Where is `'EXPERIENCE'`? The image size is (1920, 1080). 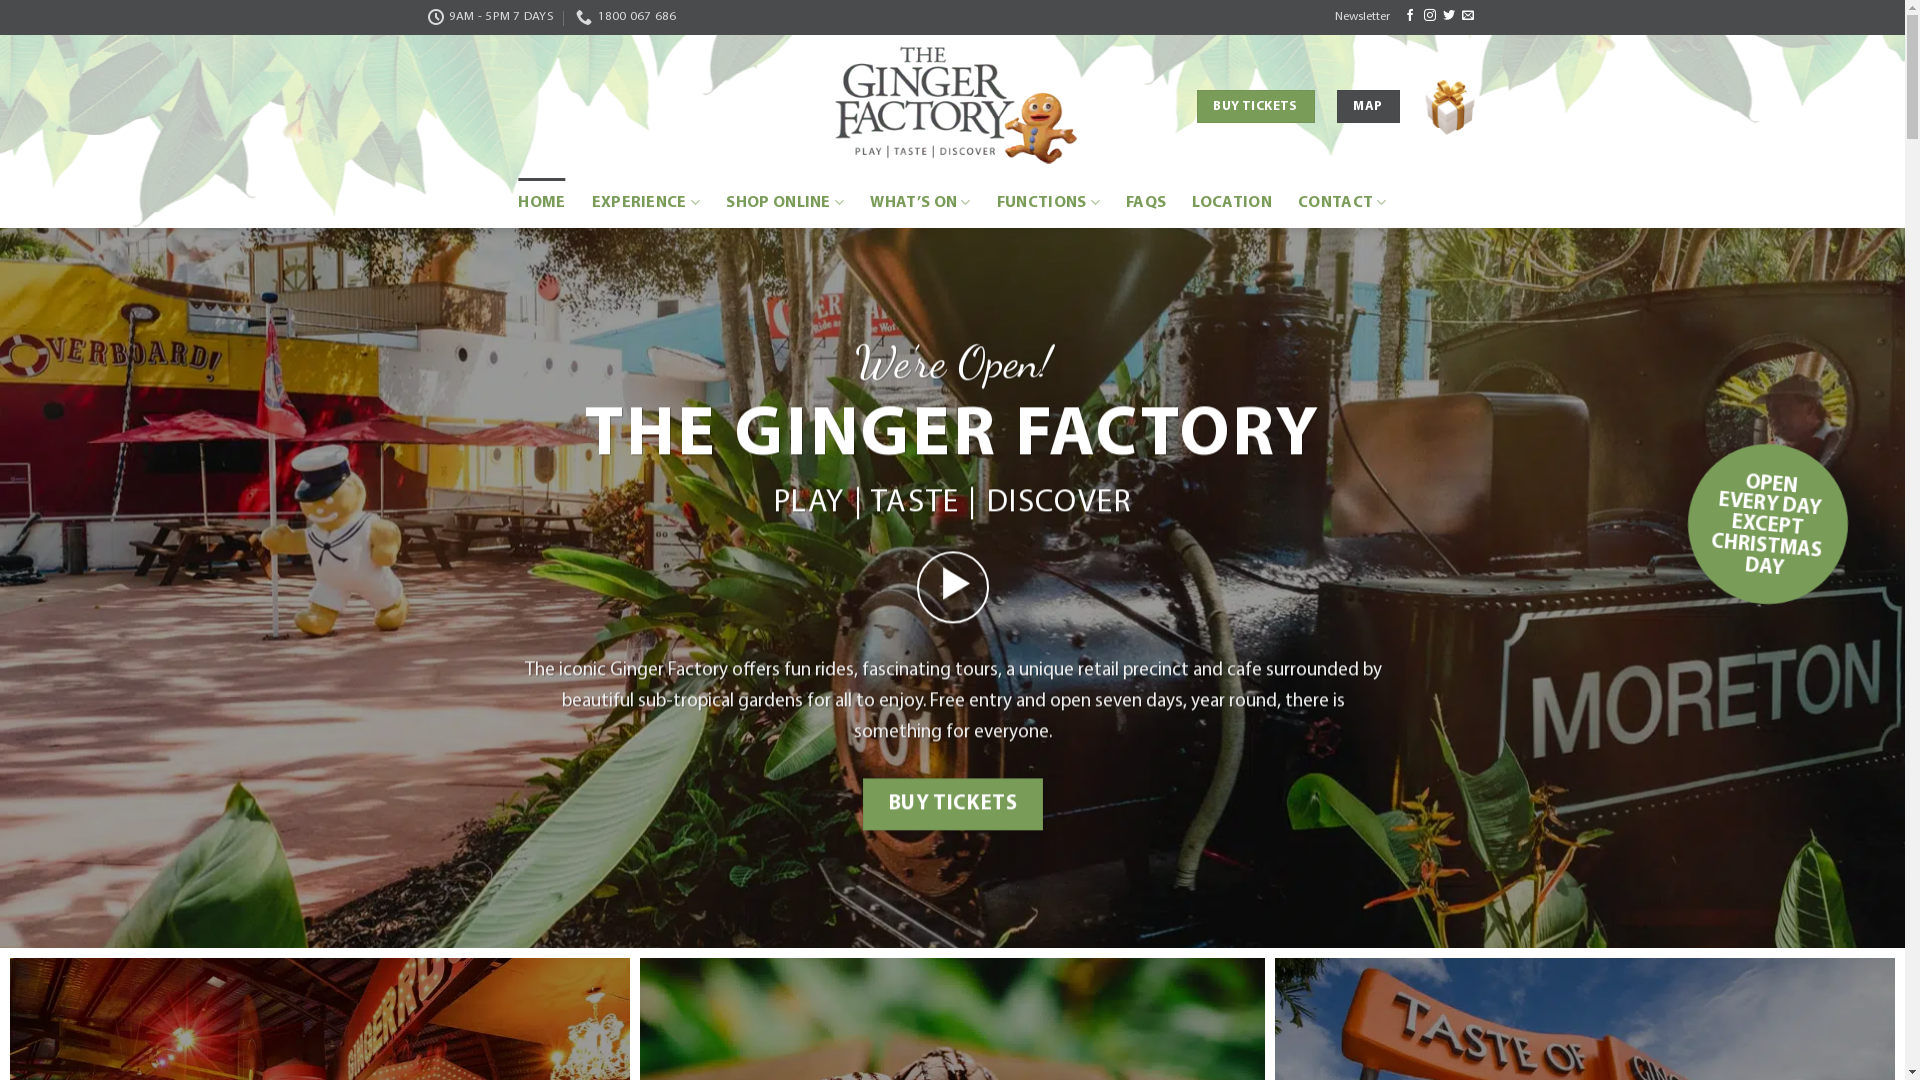
'EXPERIENCE' is located at coordinates (646, 203).